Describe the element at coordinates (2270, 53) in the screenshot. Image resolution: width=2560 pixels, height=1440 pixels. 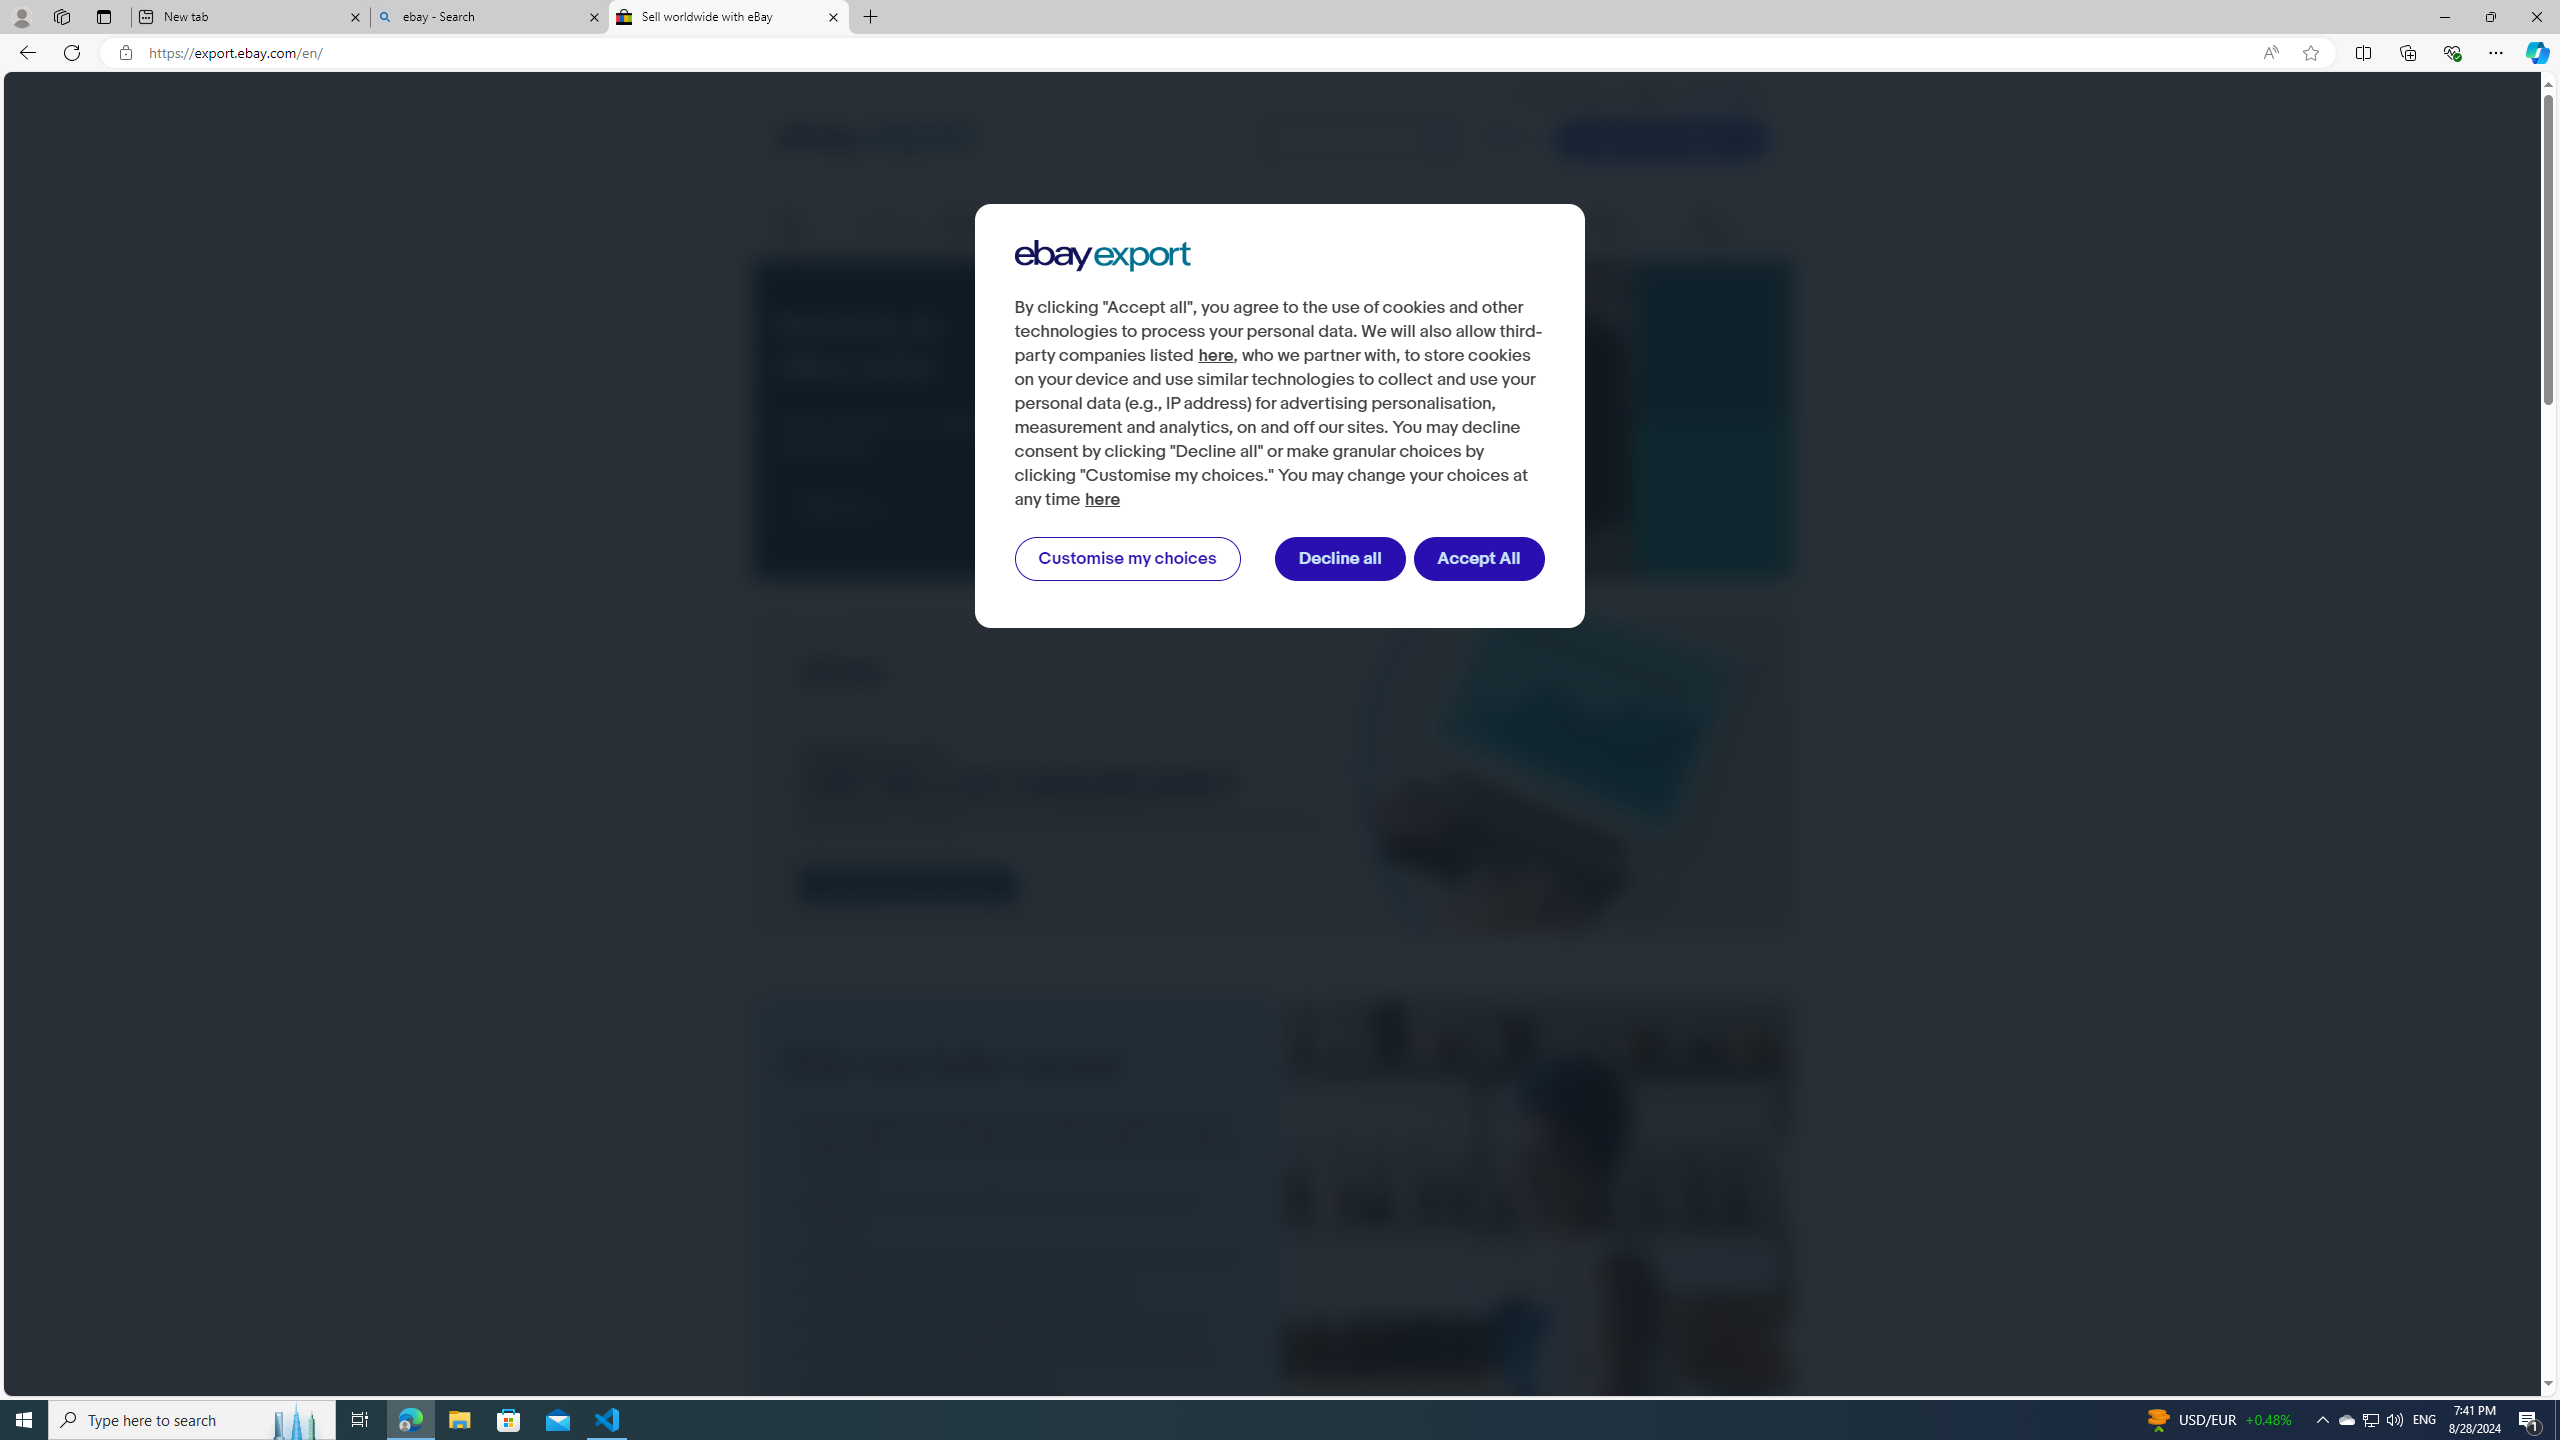
I see `'Read aloud this page (Ctrl+Shift+U)'` at that location.